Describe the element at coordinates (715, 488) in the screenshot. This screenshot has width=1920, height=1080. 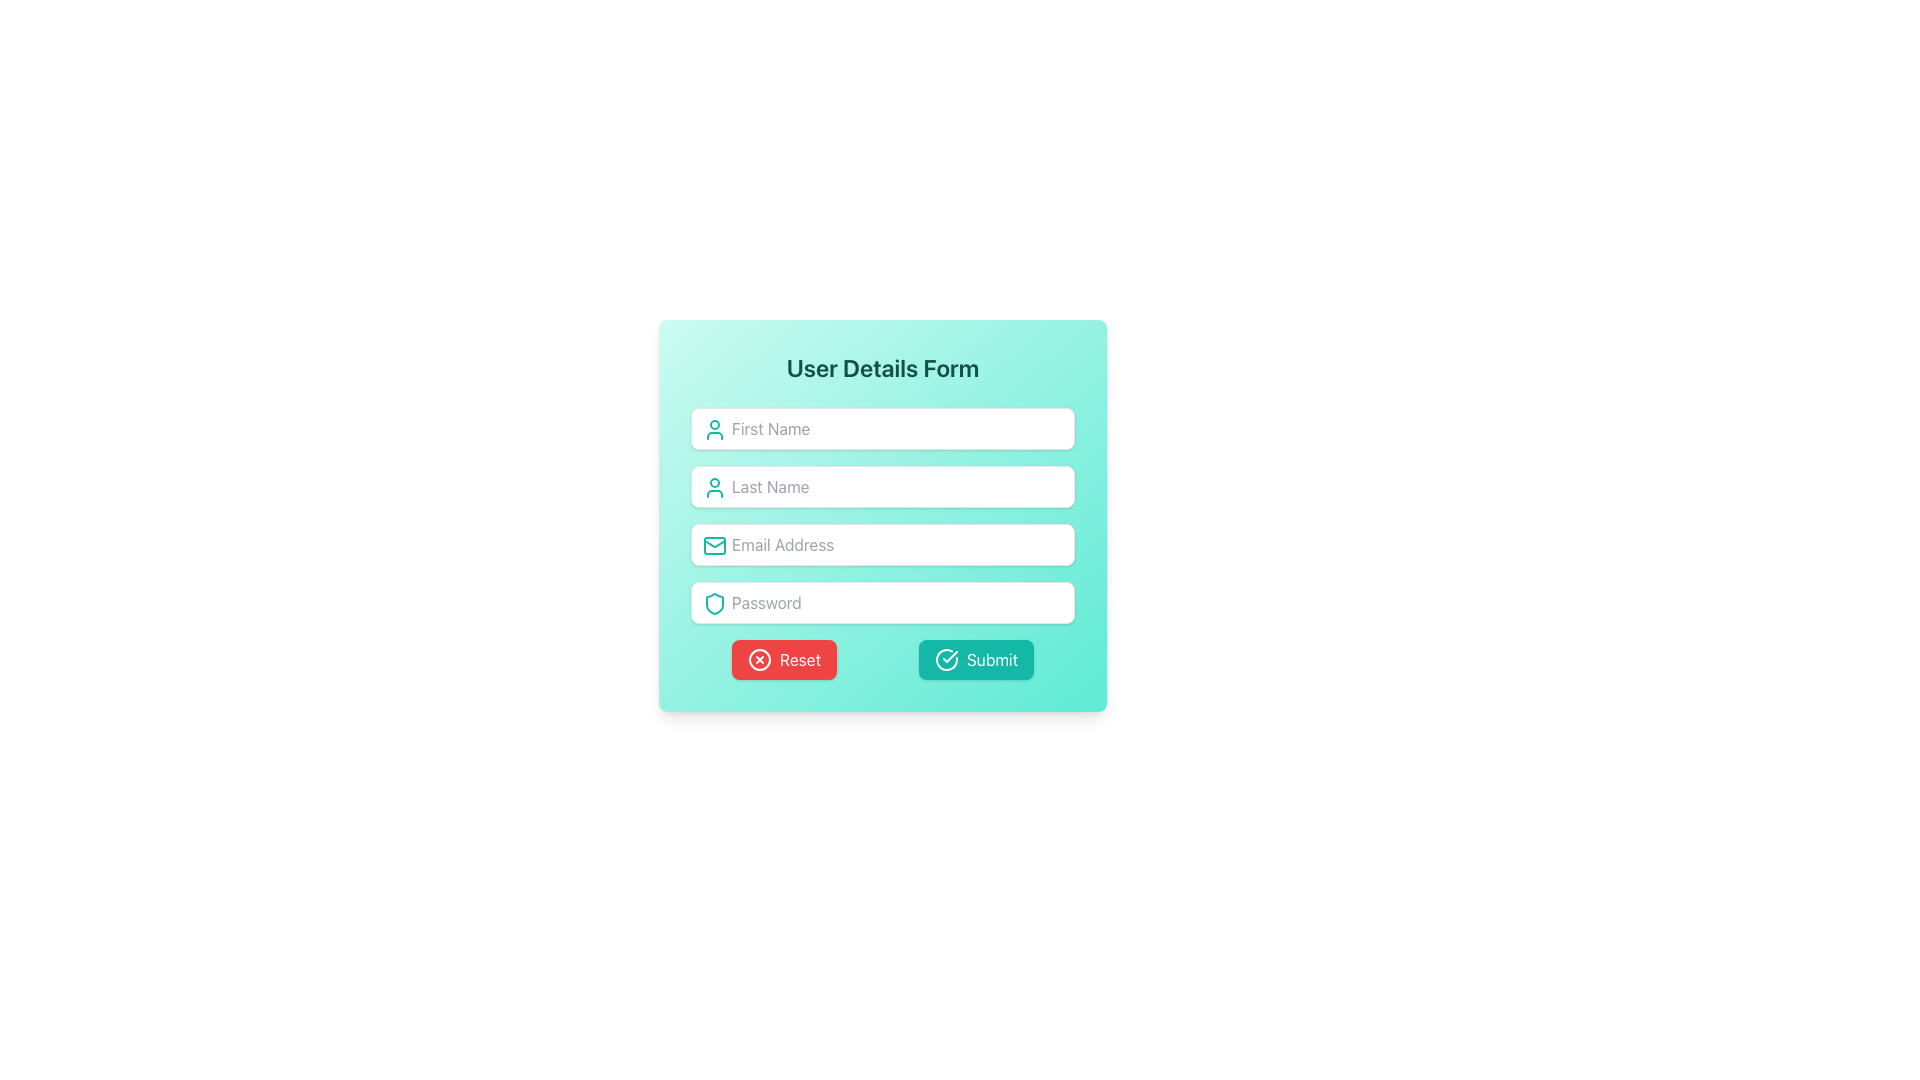
I see `the decorative icon depicting a user silhouette, which is styled in teal color and located to the left of the 'Last Name' input field, distinctively offset above its placeholder text` at that location.